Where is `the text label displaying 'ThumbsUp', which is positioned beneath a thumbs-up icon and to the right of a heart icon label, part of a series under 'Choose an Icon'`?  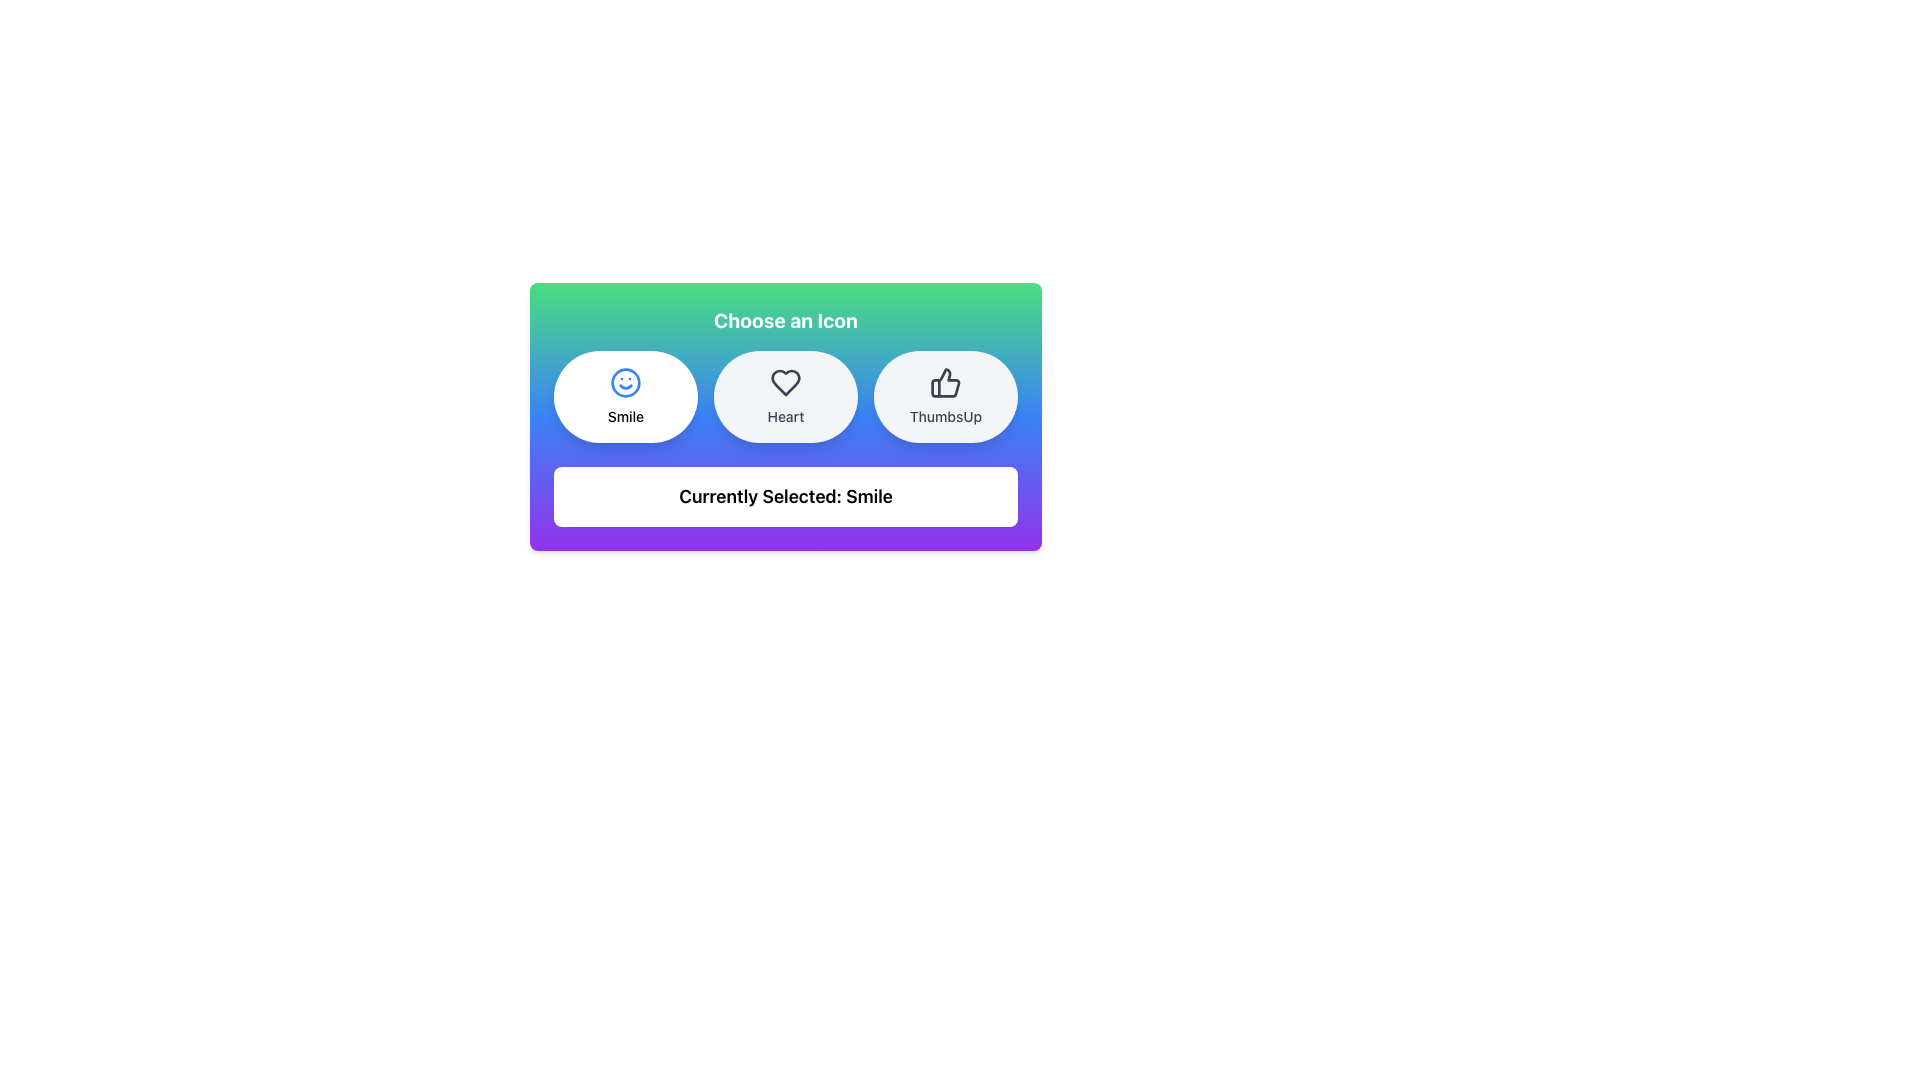
the text label displaying 'ThumbsUp', which is positioned beneath a thumbs-up icon and to the right of a heart icon label, part of a series under 'Choose an Icon' is located at coordinates (944, 415).